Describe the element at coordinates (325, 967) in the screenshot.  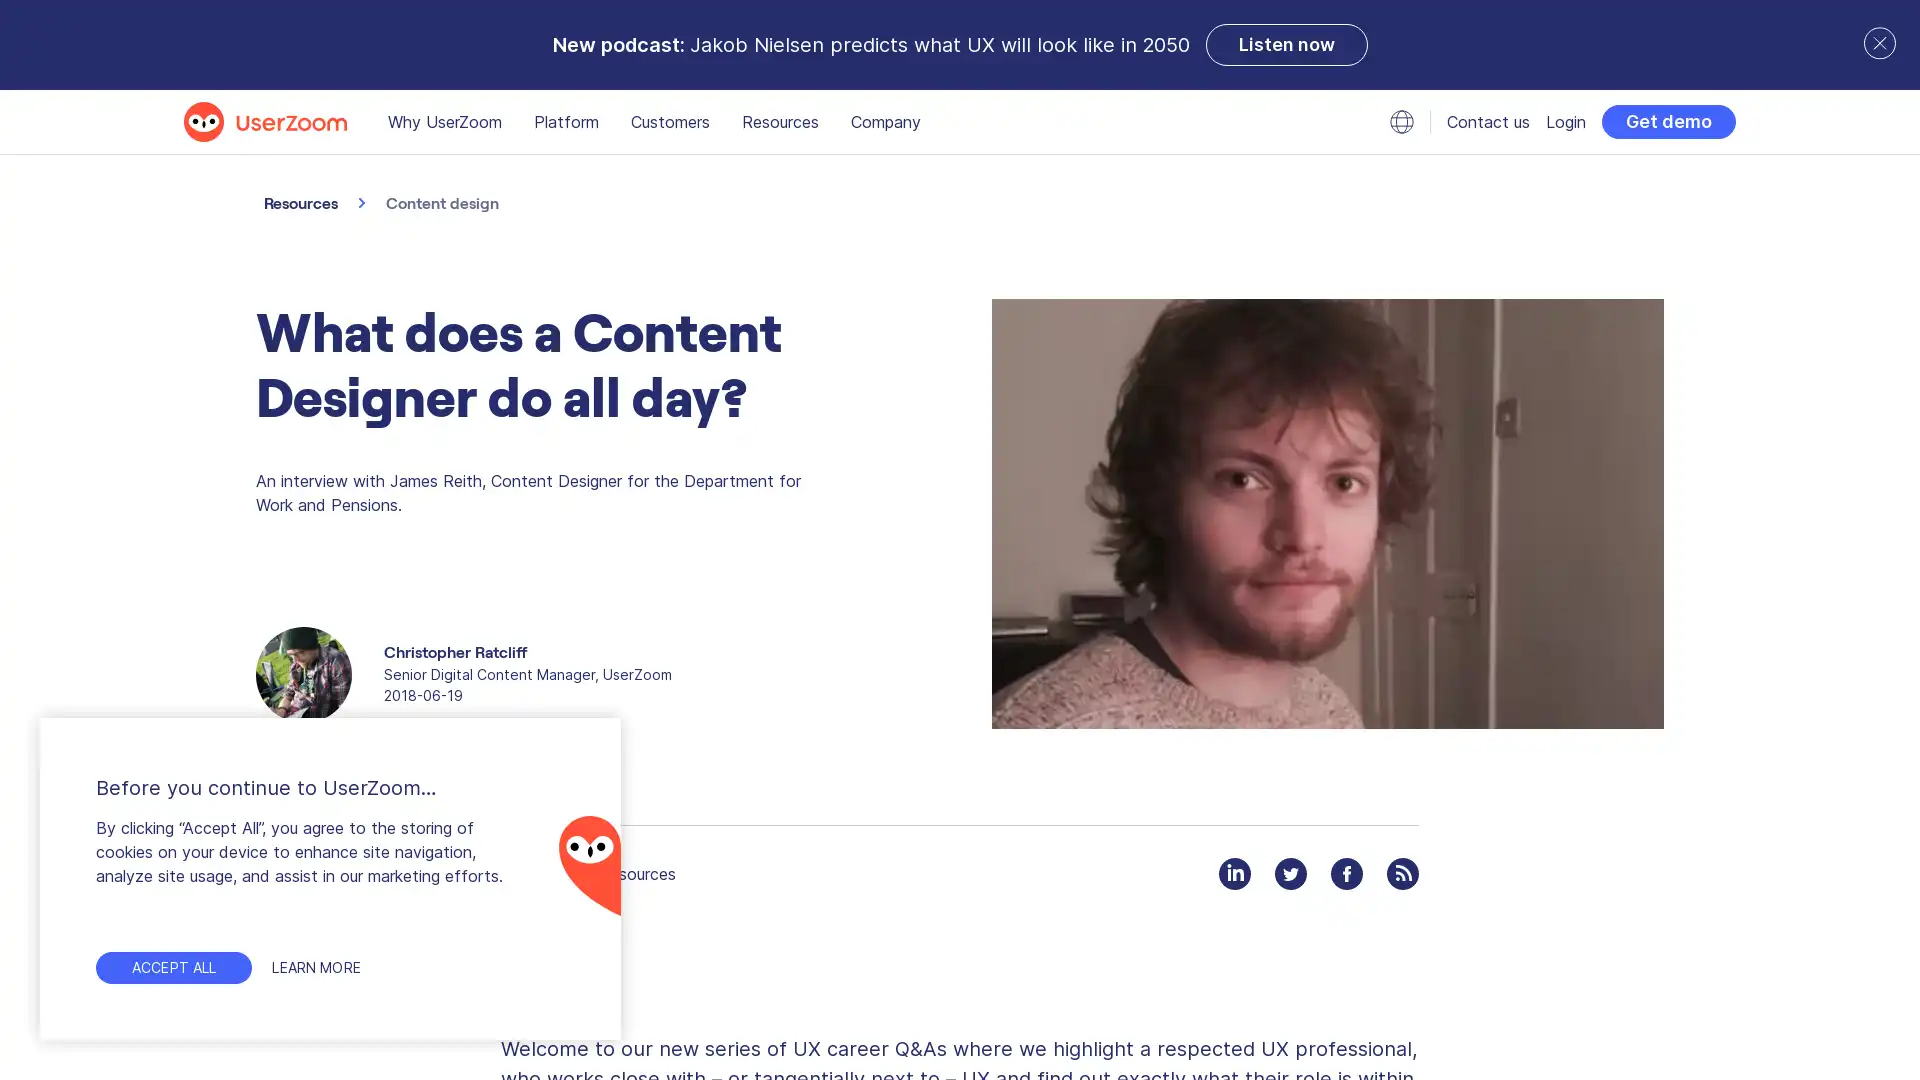
I see `LEARN MORE` at that location.